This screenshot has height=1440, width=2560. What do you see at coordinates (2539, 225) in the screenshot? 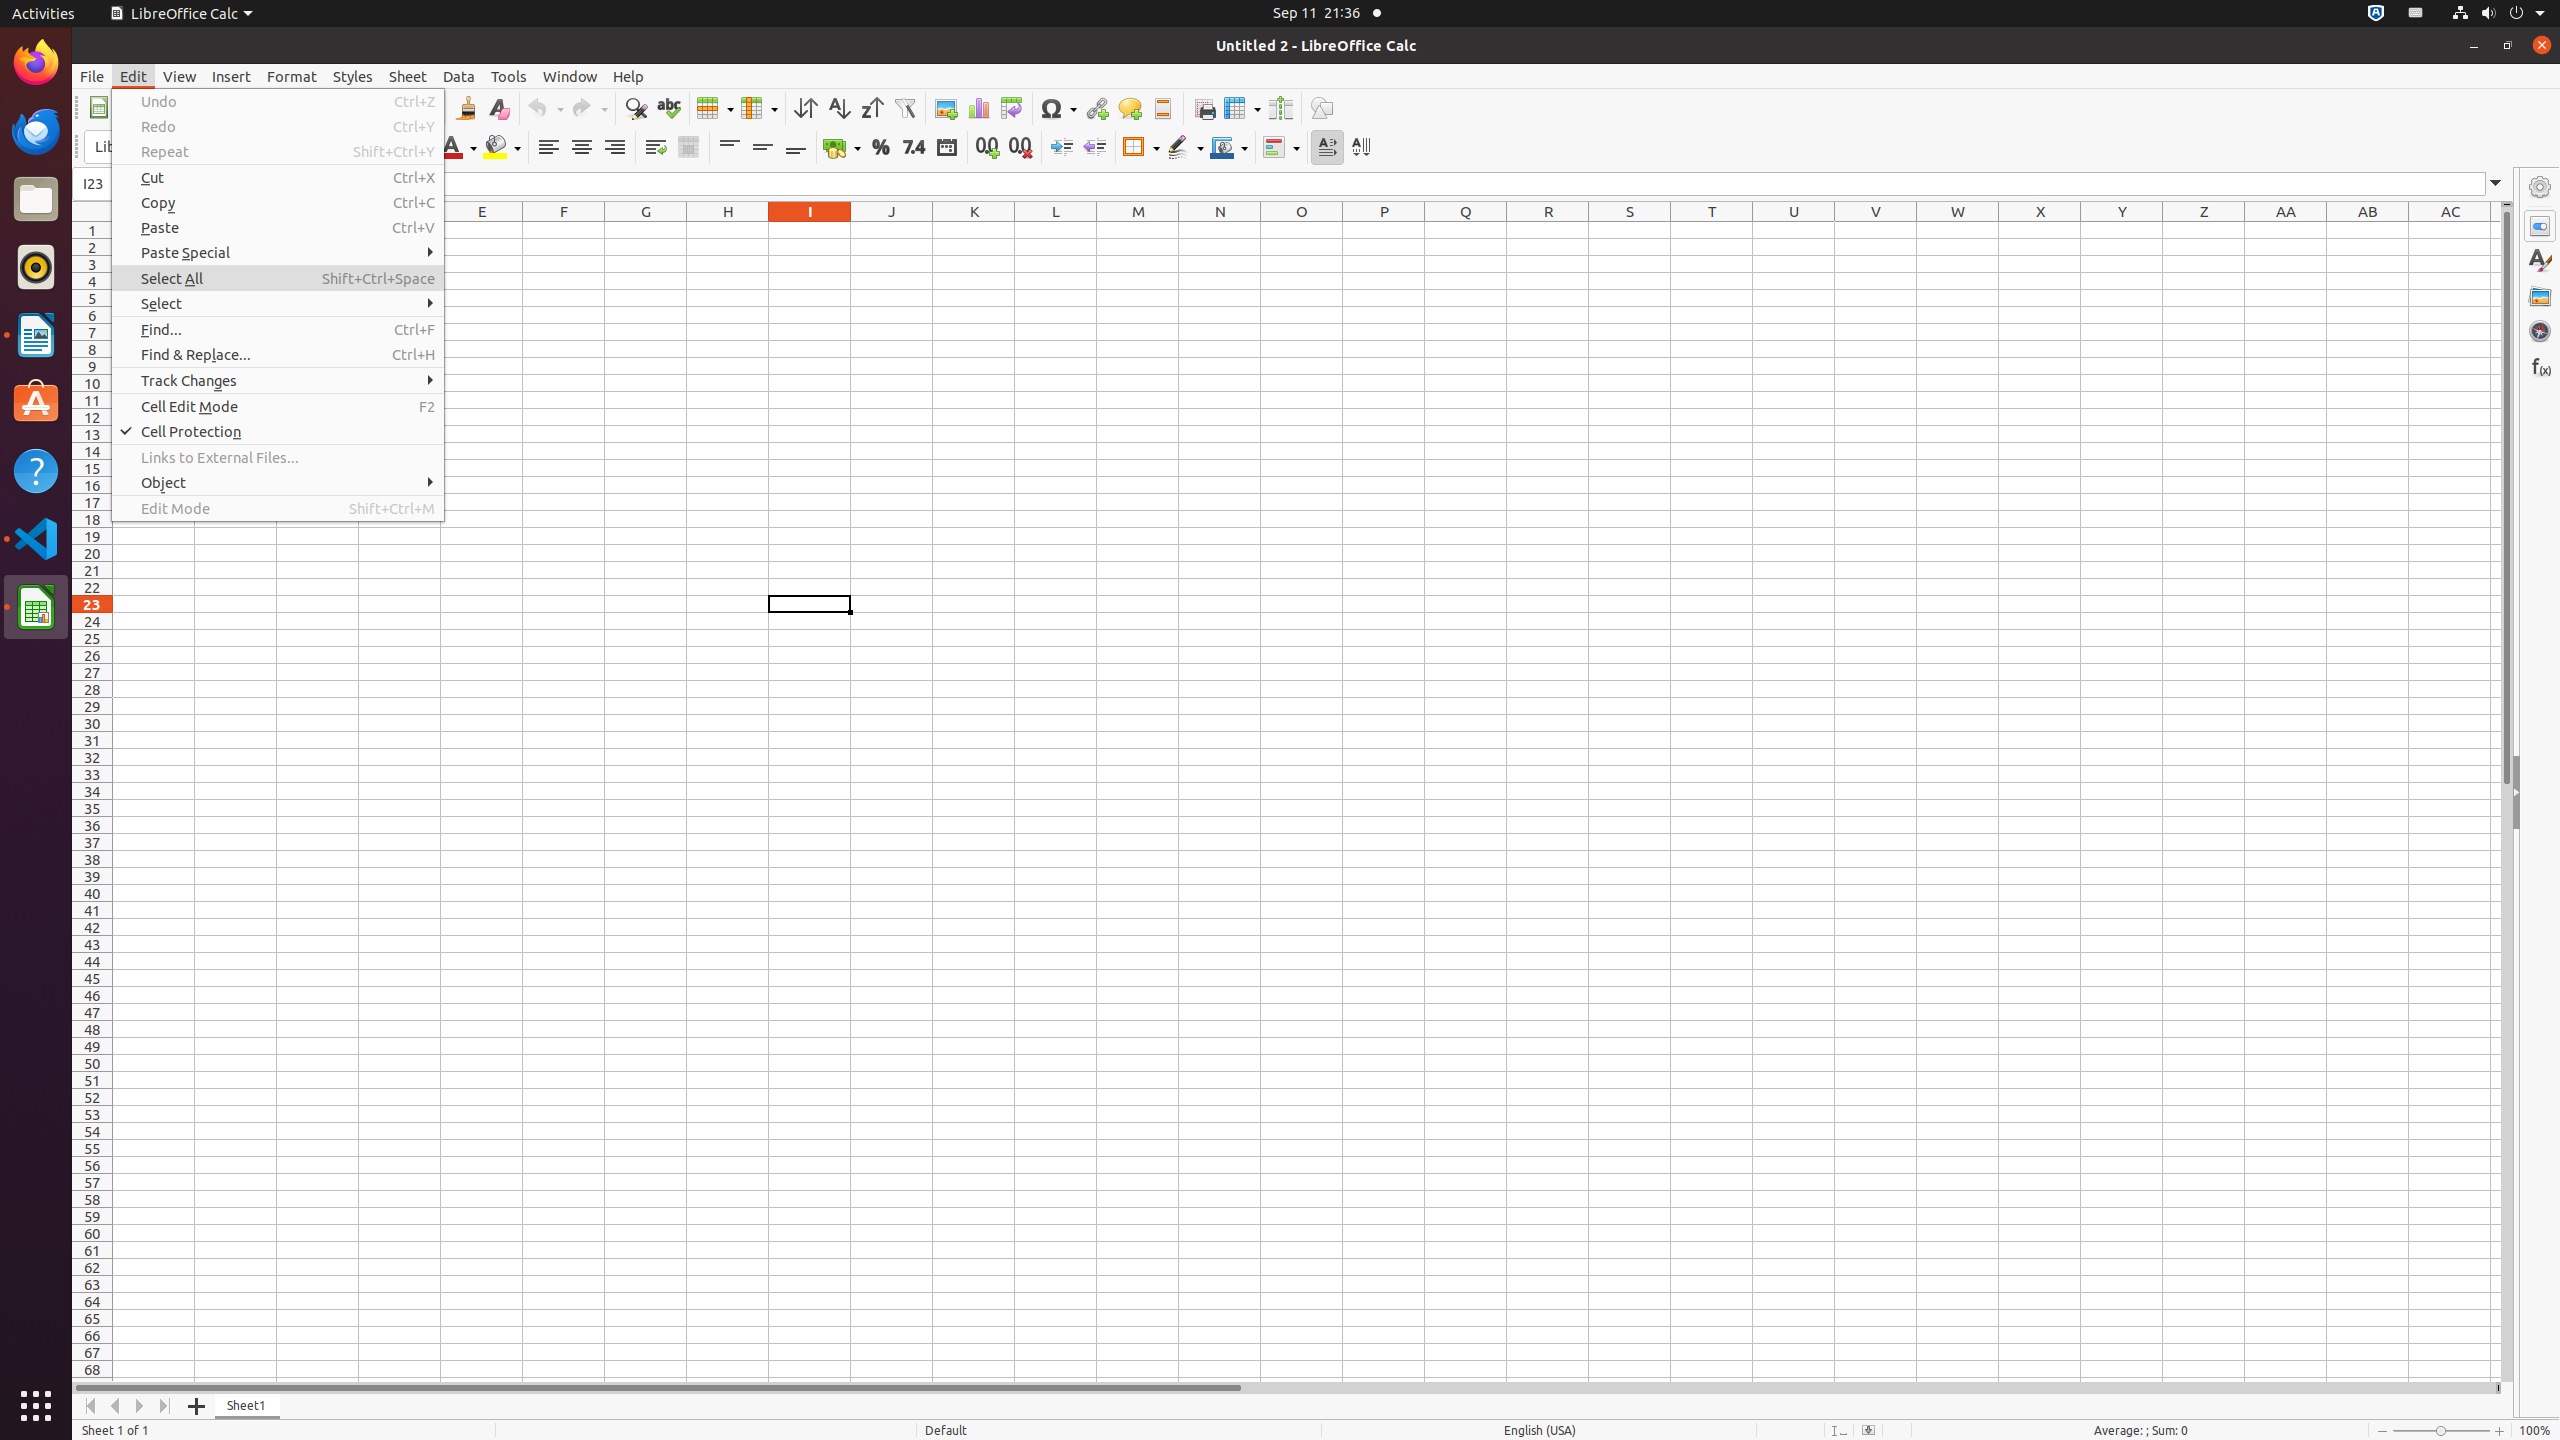
I see `'Properties'` at bounding box center [2539, 225].